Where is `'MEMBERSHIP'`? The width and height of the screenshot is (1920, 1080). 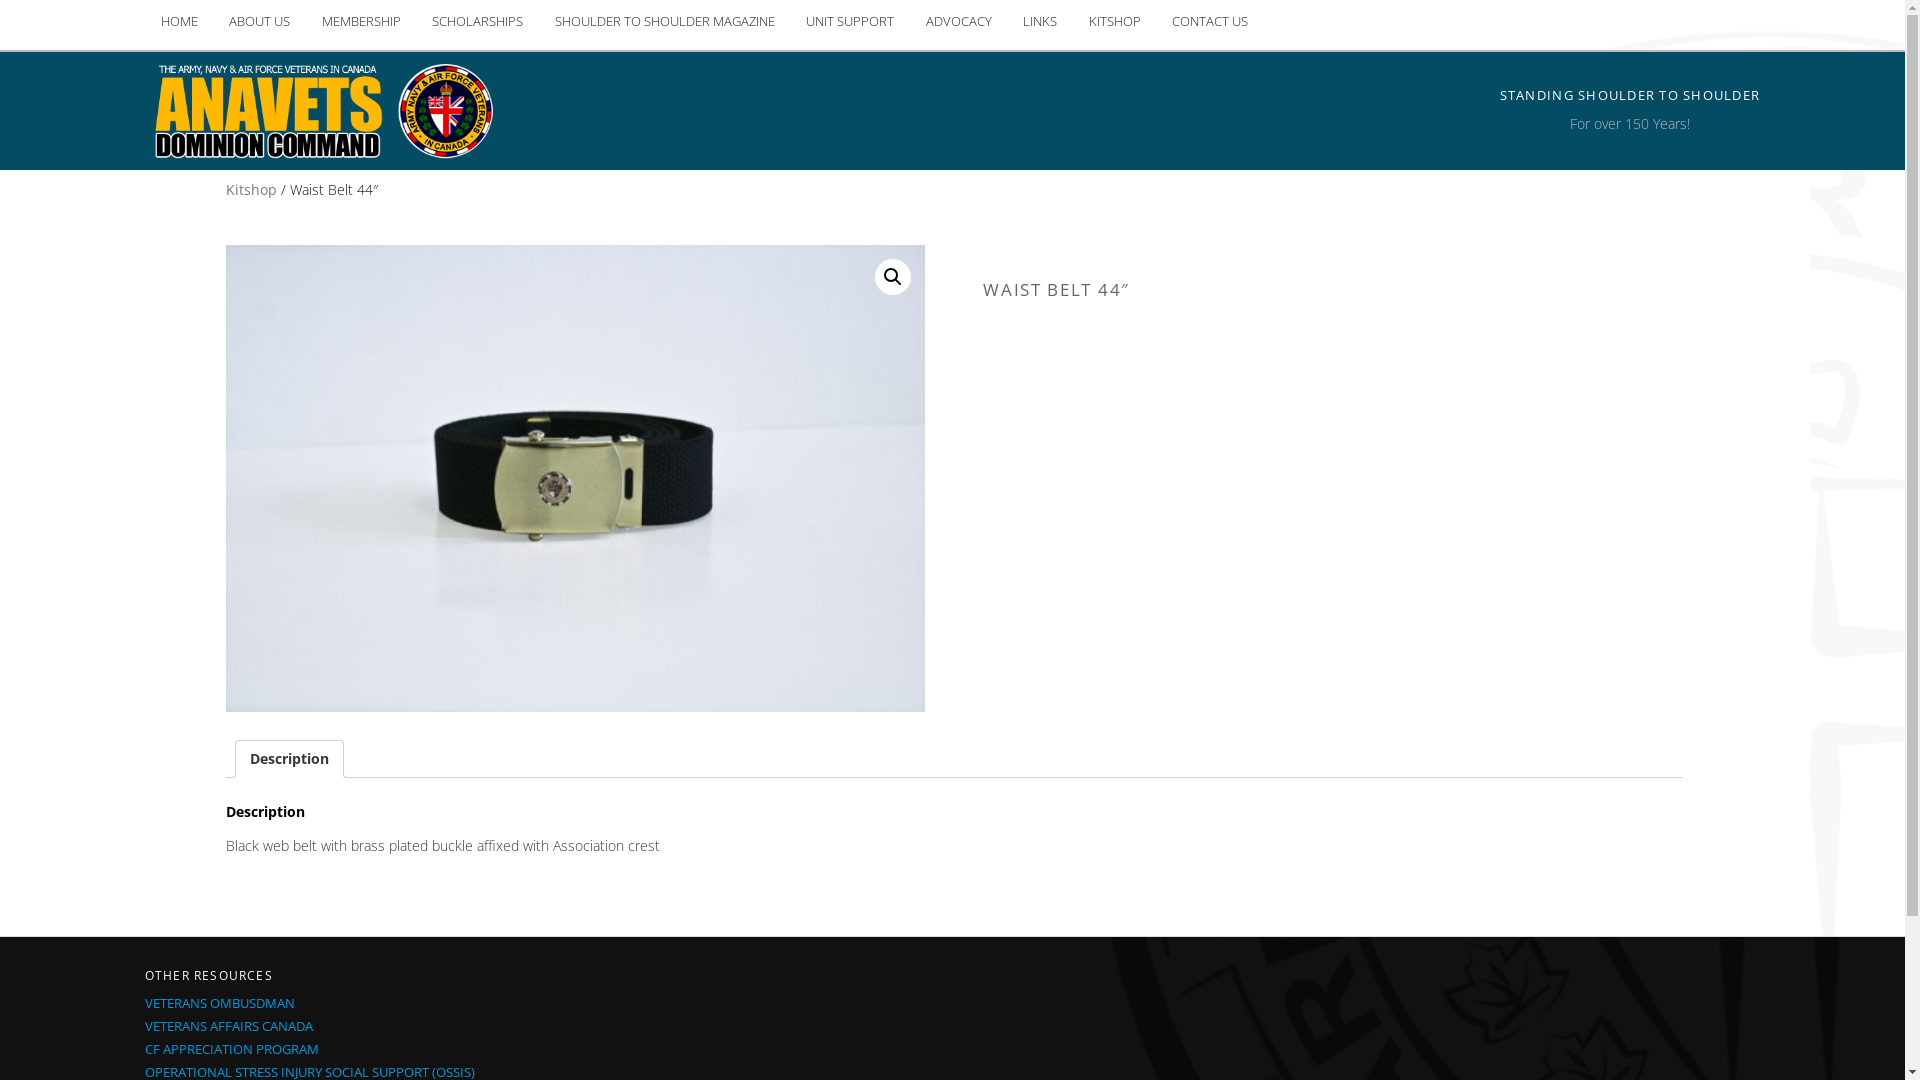 'MEMBERSHIP' is located at coordinates (361, 21).